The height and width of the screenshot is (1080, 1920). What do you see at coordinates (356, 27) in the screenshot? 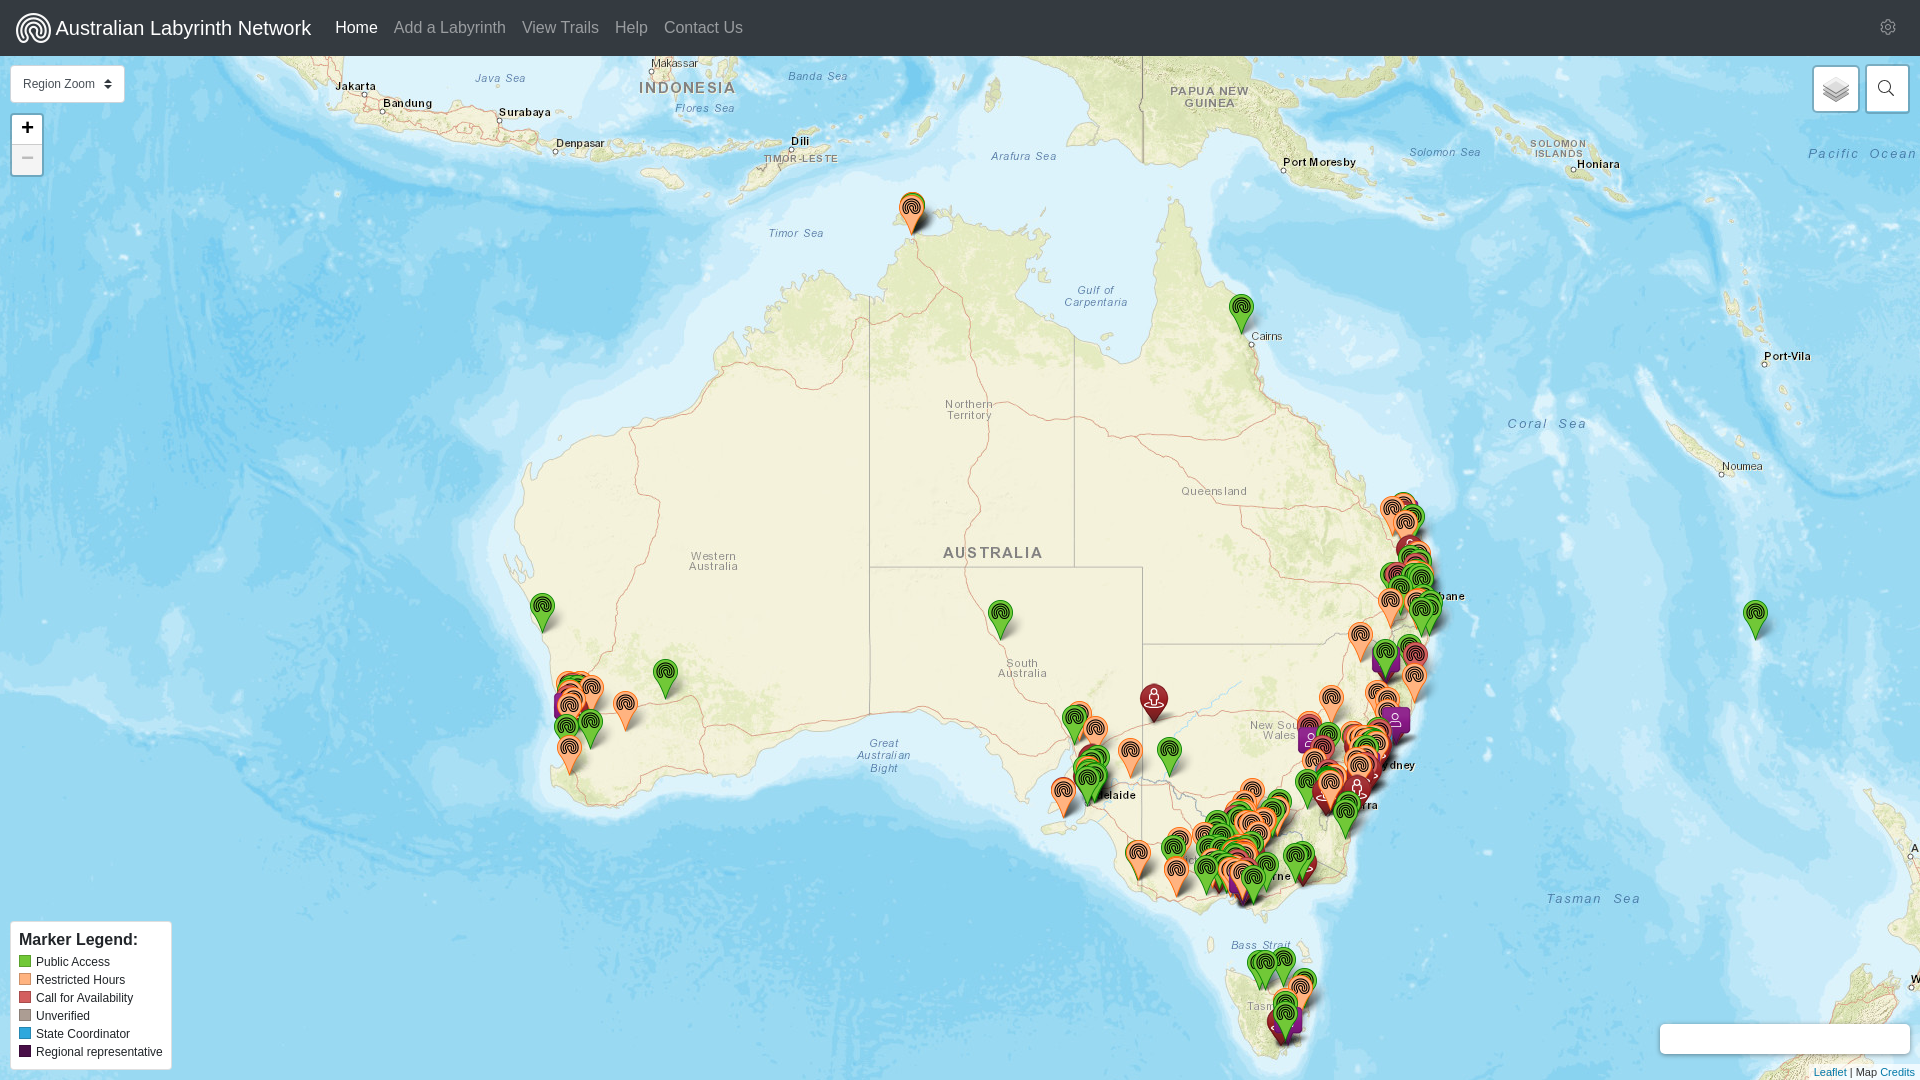
I see `'Home` at bounding box center [356, 27].